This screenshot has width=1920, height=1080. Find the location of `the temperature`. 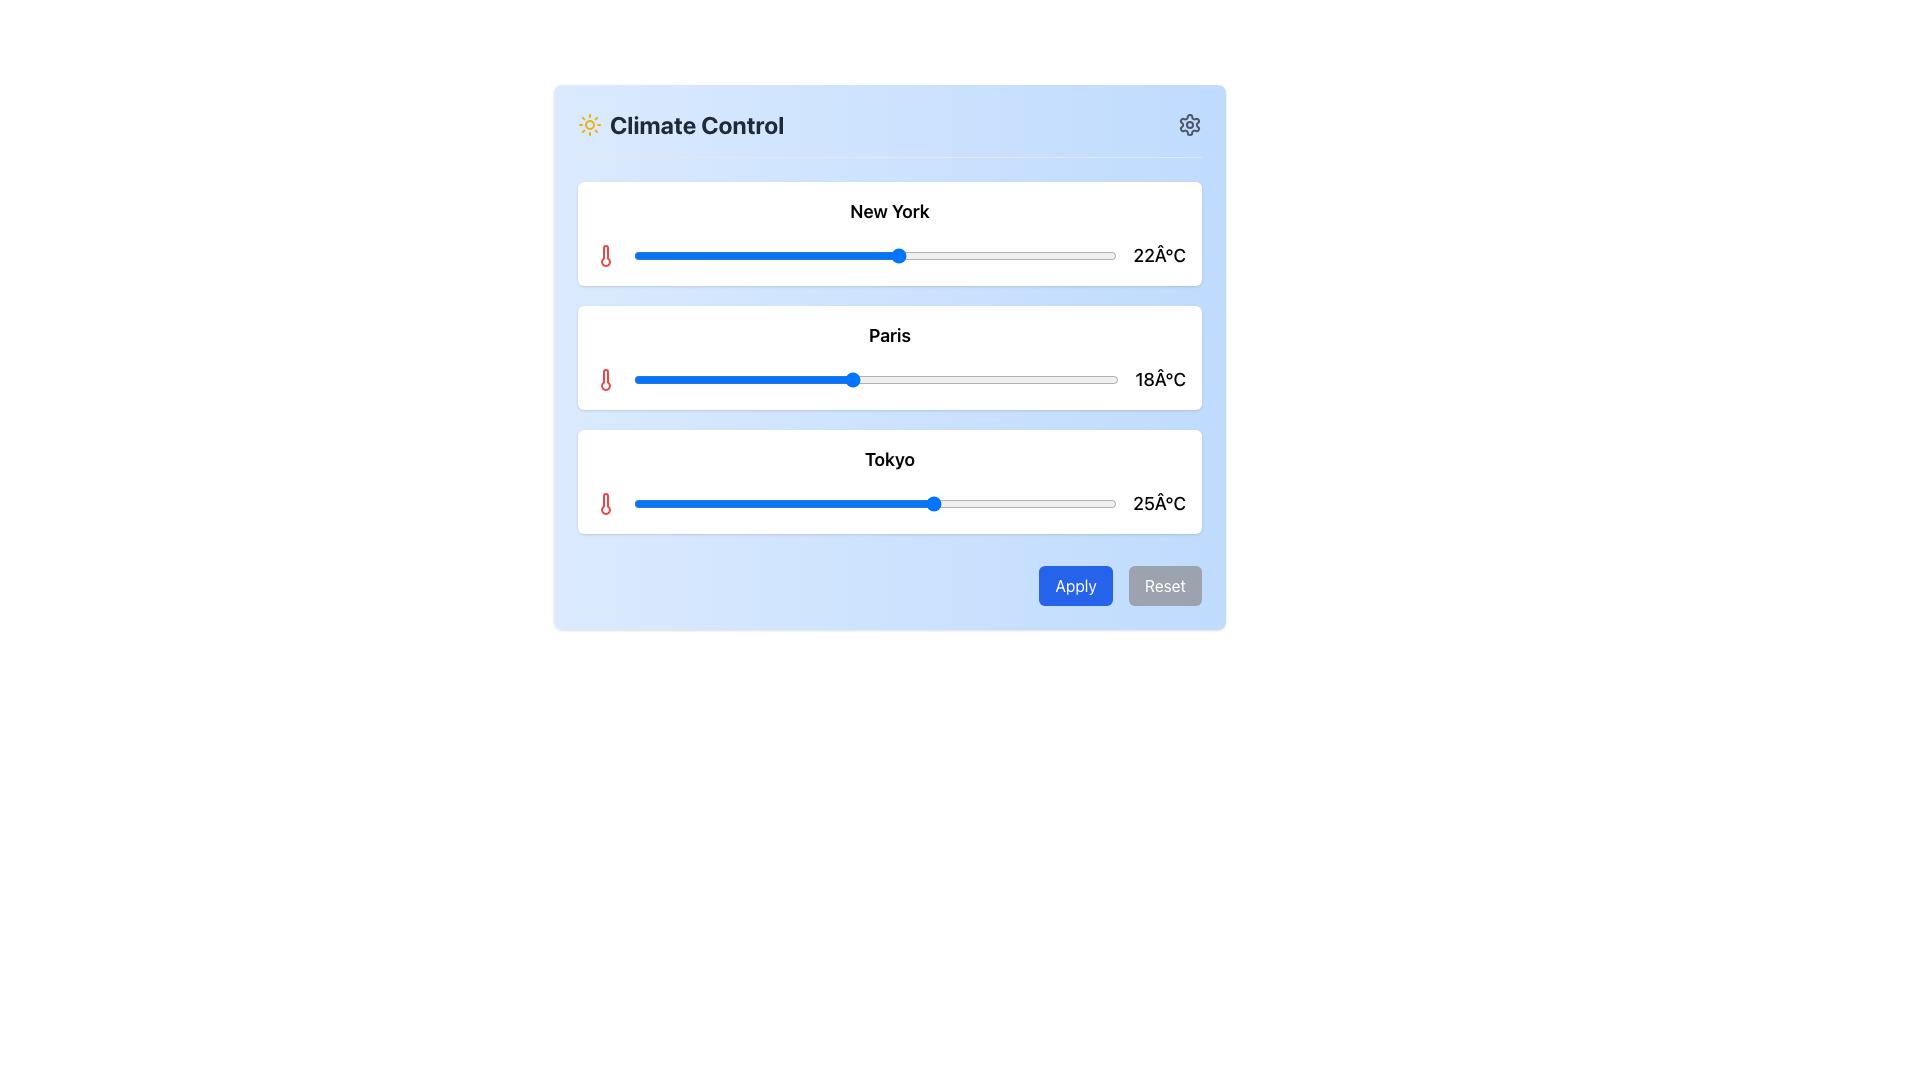

the temperature is located at coordinates (790, 503).